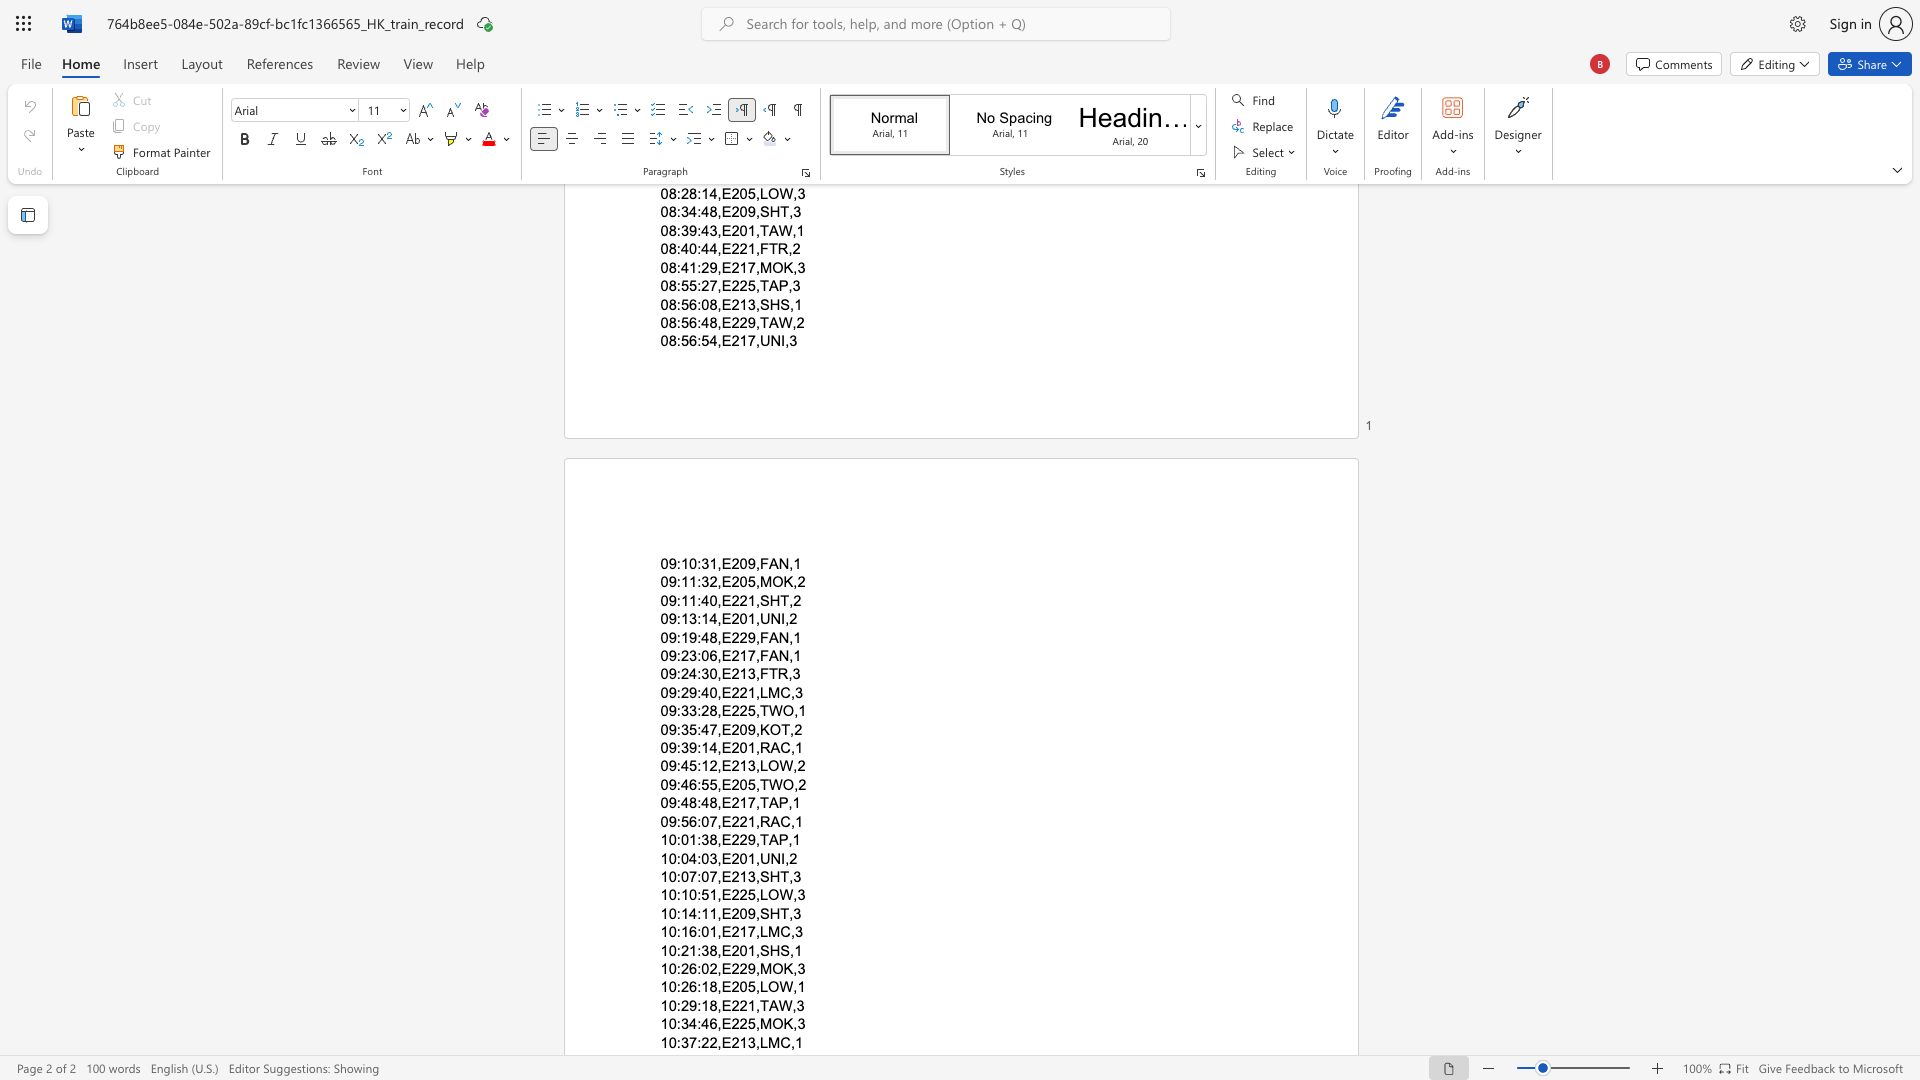 The image size is (1920, 1080). I want to click on the space between the continuous character "2" and "2" in the text, so click(709, 1041).